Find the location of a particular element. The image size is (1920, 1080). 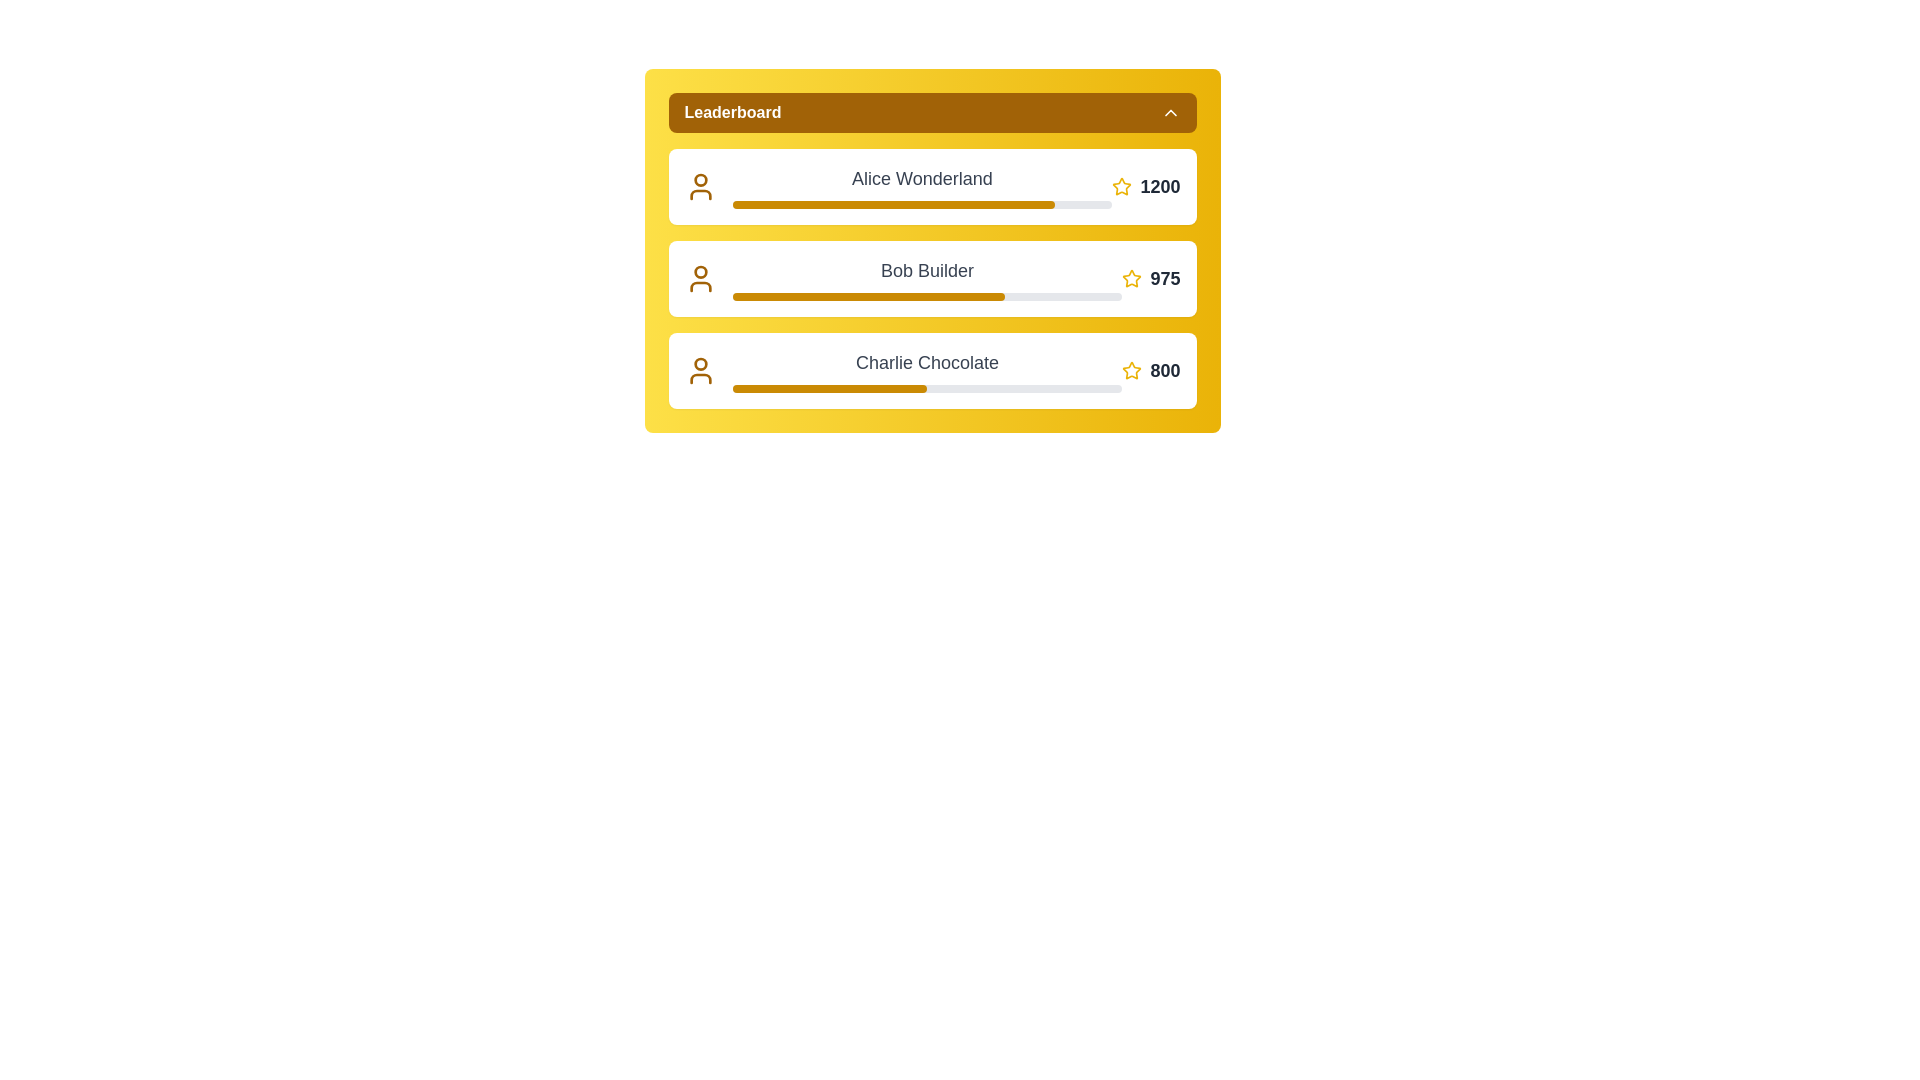

the Leaderboard Card displaying the name 'Bob Builder', which is the second card in the leaderboard section, positioned below 'Alice Wonderland' and above 'Charlie Chocolate' is located at coordinates (931, 278).